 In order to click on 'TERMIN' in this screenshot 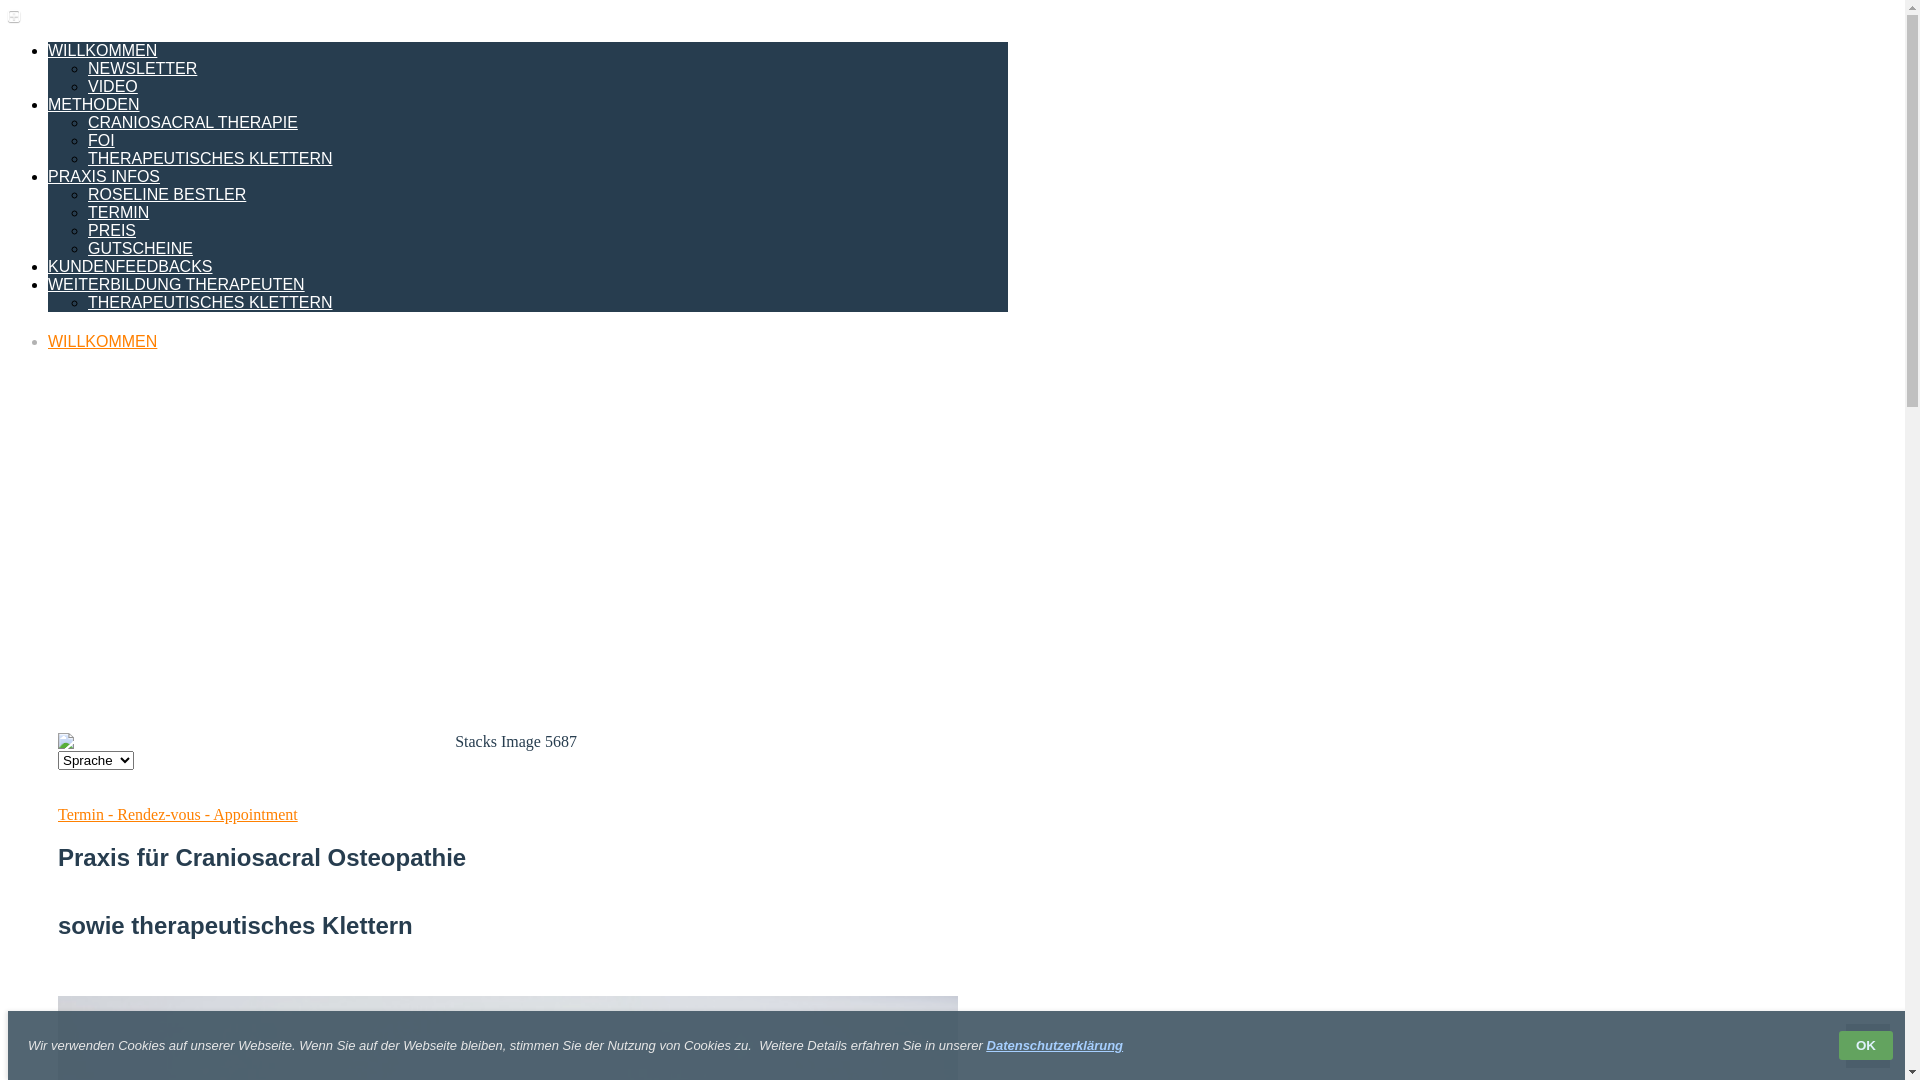, I will do `click(117, 212)`.